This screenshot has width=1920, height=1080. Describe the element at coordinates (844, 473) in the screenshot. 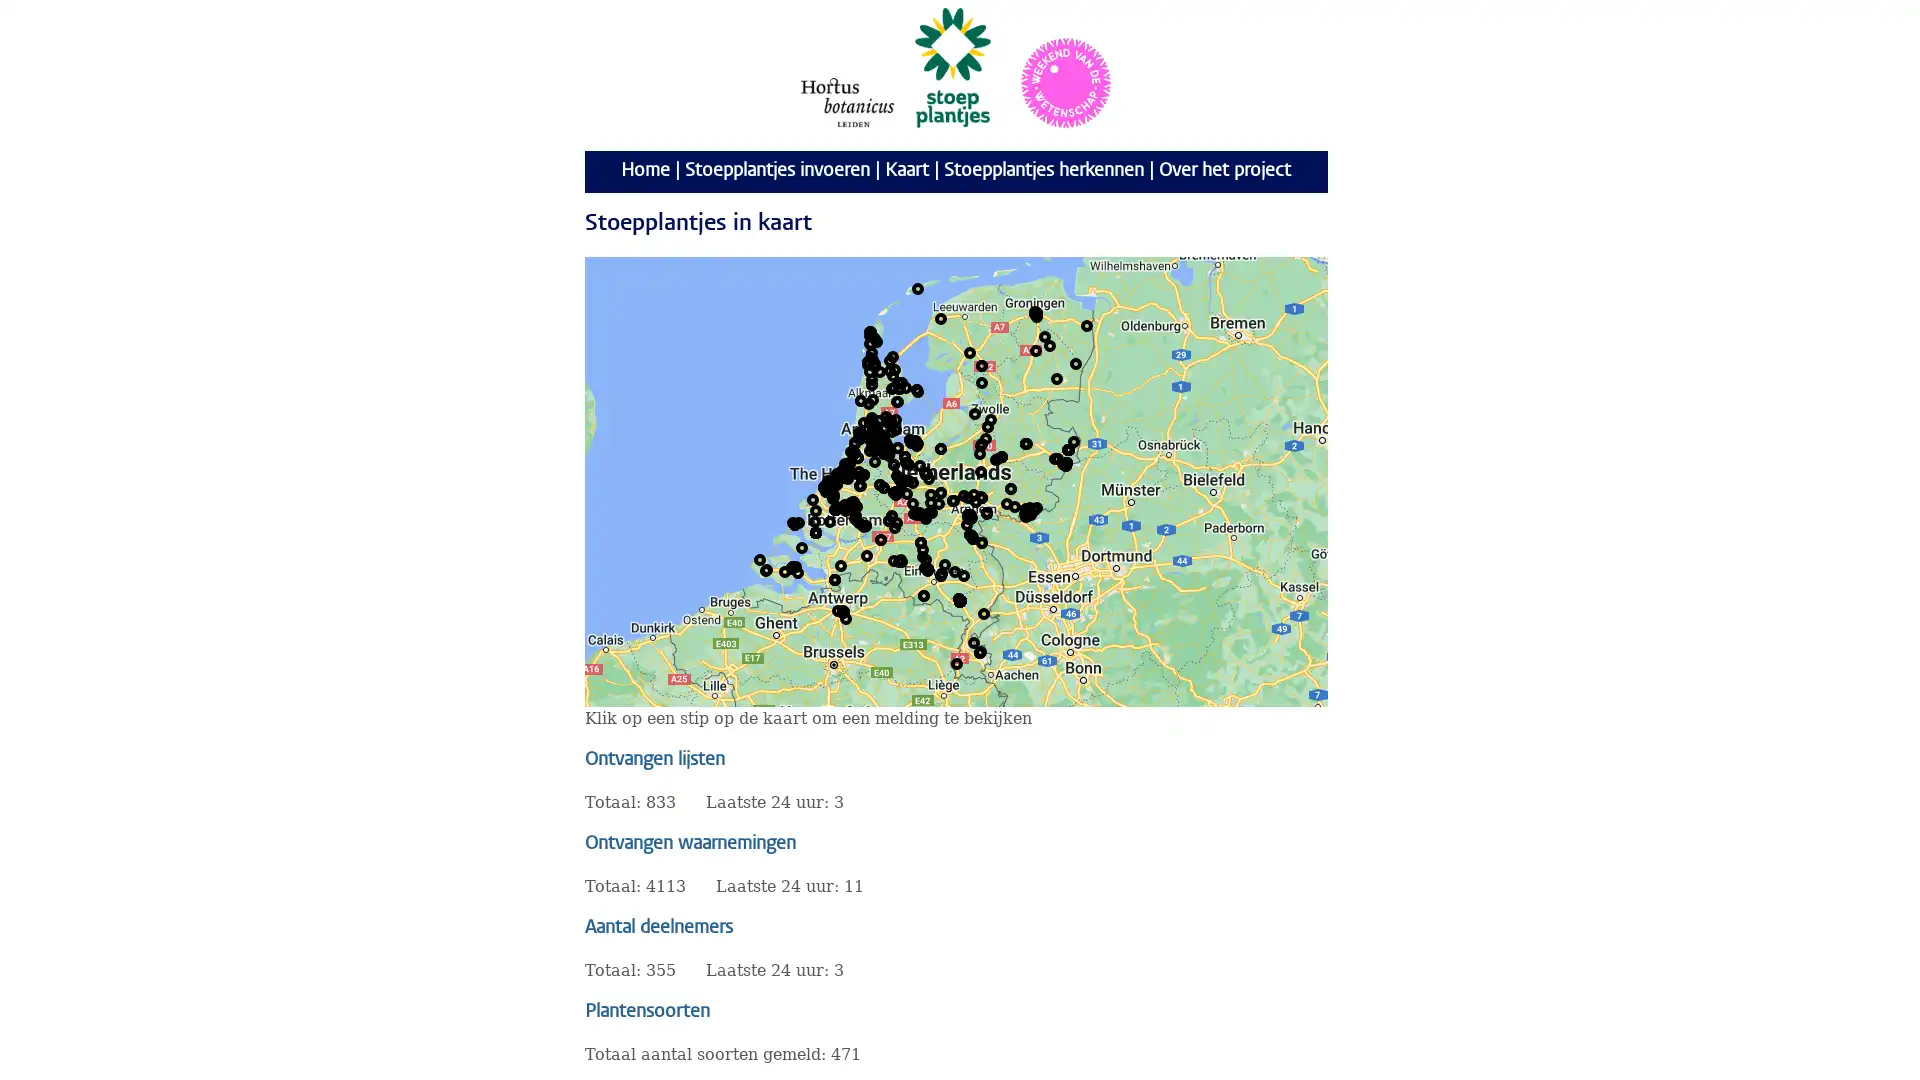

I see `Telling van Gert Jan van Pelt op 09 mei 2022` at that location.